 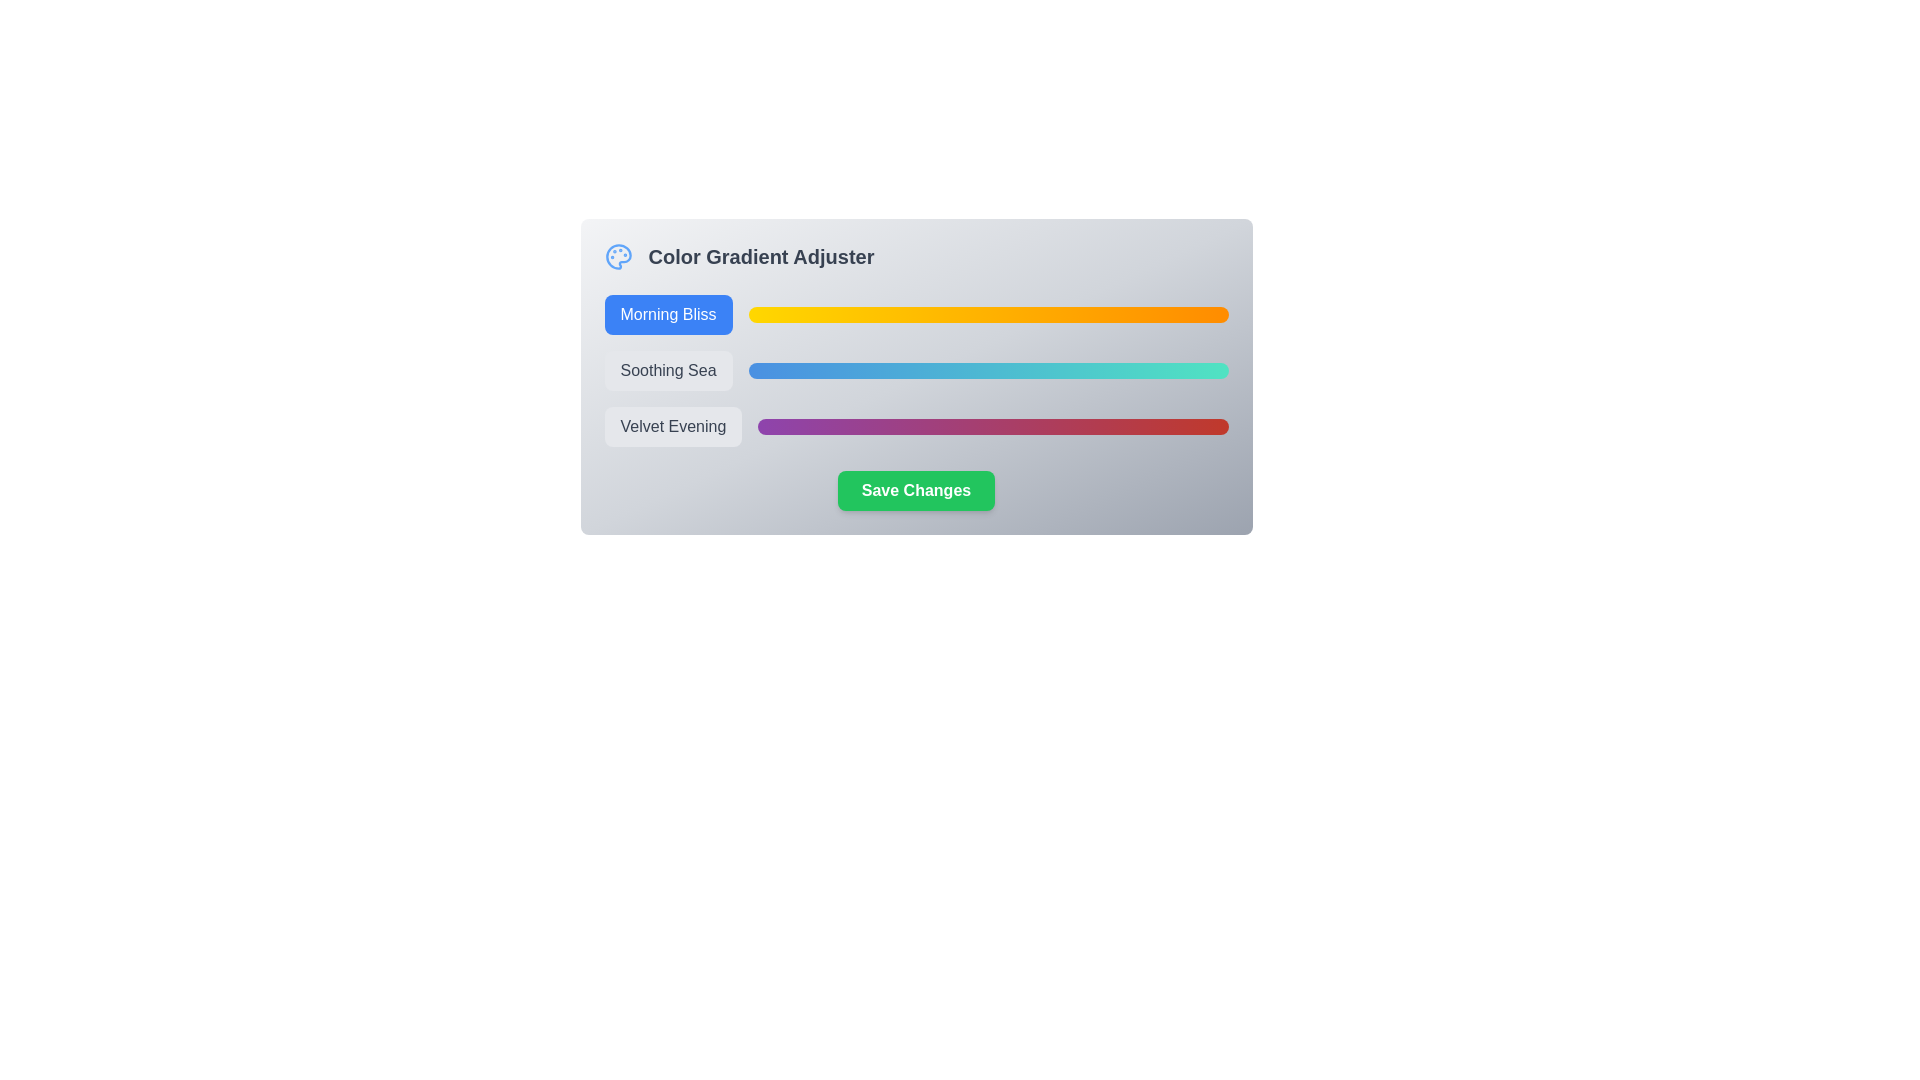 I want to click on the 'Save Changes' button to confirm the selection, so click(x=915, y=490).